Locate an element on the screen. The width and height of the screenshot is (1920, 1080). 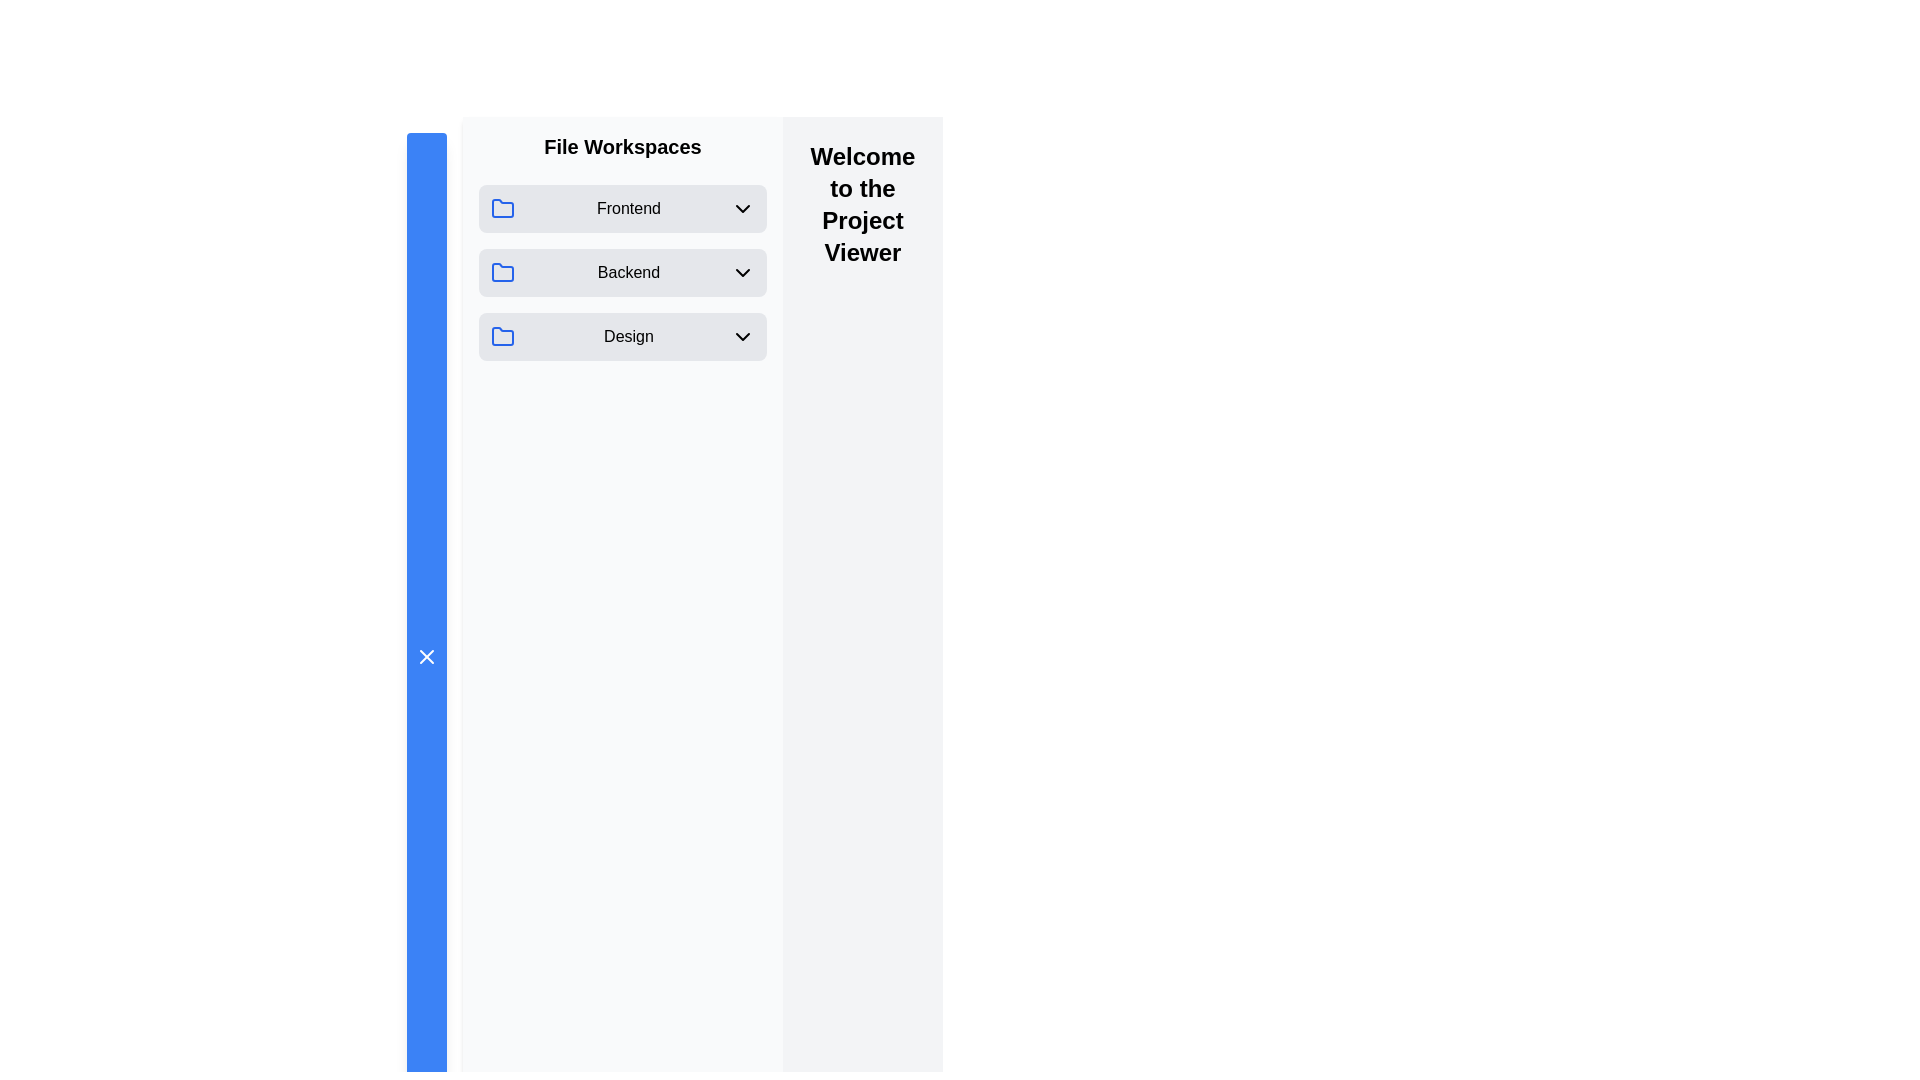
the 'close' button rendered as an SVG icon located in the vertical blue sidebar on the left side of the user interface is located at coordinates (426, 656).